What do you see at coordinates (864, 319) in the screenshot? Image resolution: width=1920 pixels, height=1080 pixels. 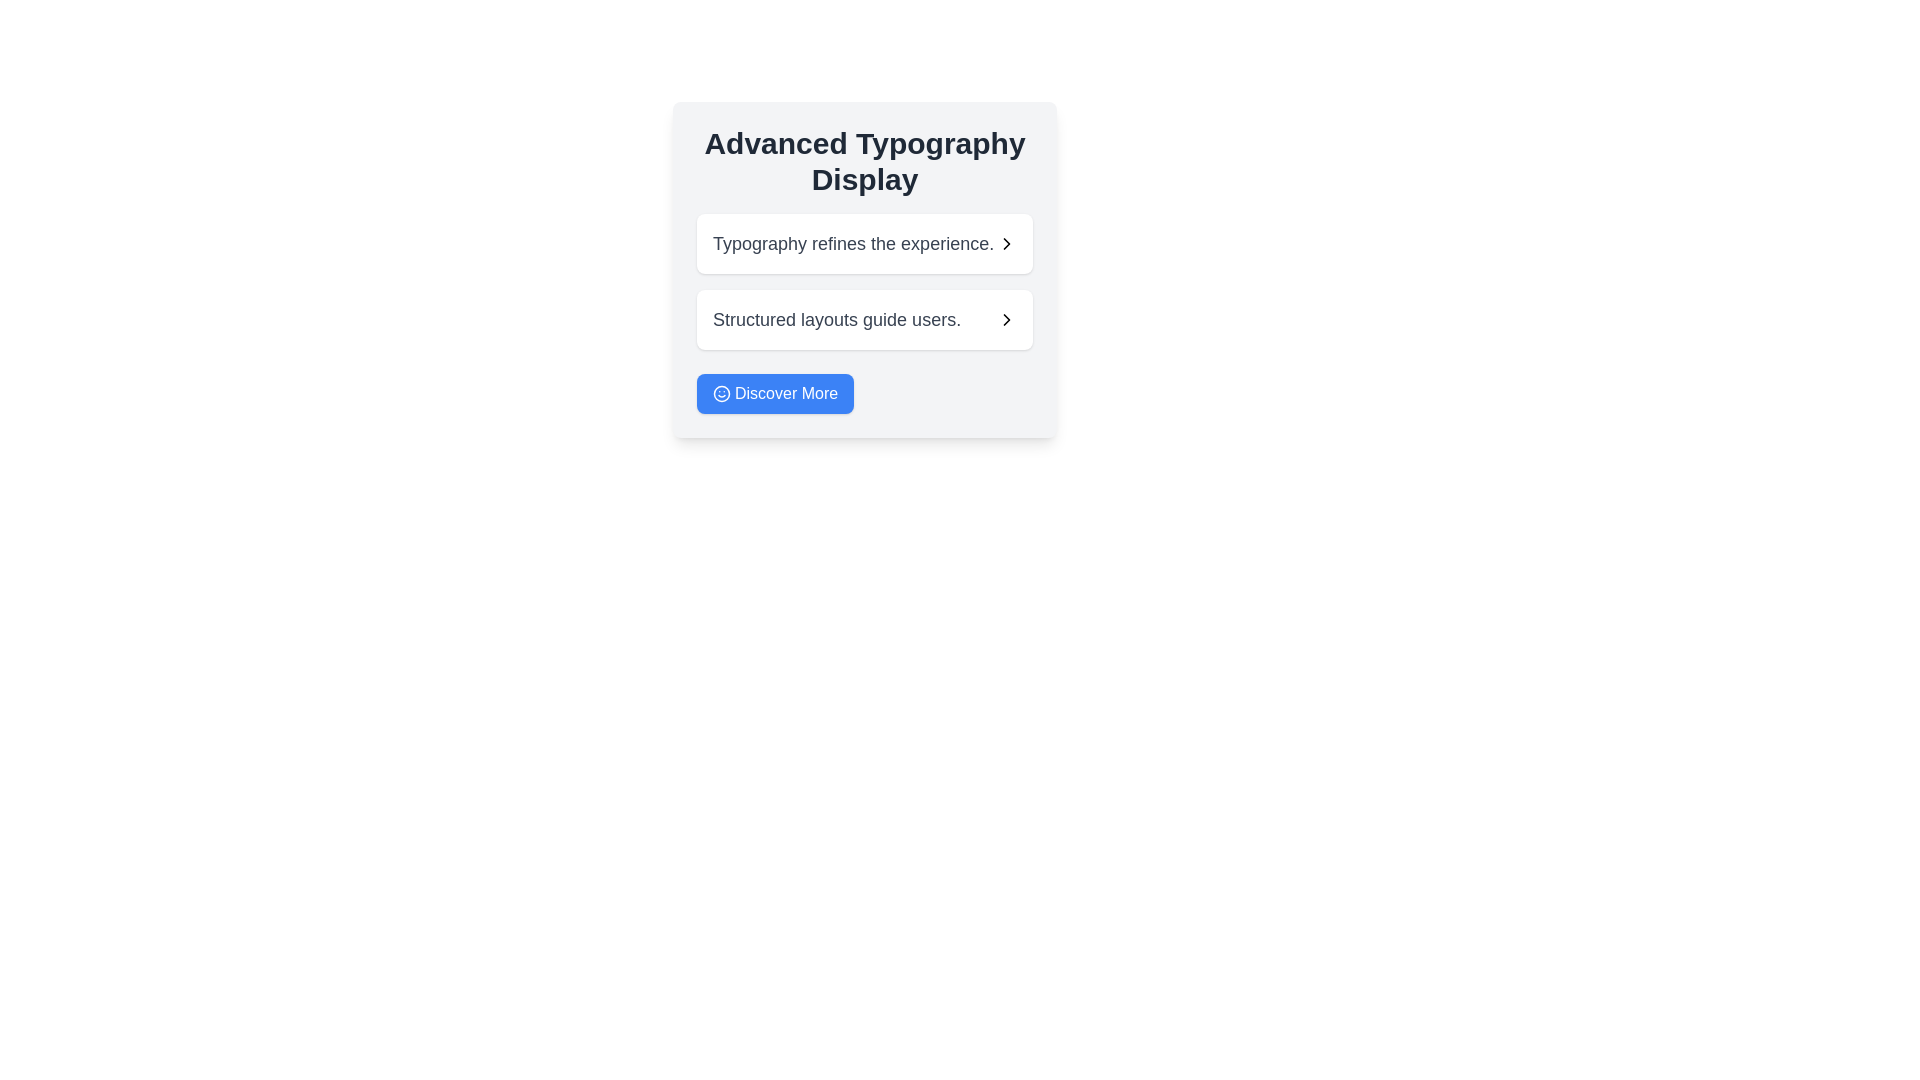 I see `the second clickable row located below the text 'Typography refines the experience.'` at bounding box center [864, 319].